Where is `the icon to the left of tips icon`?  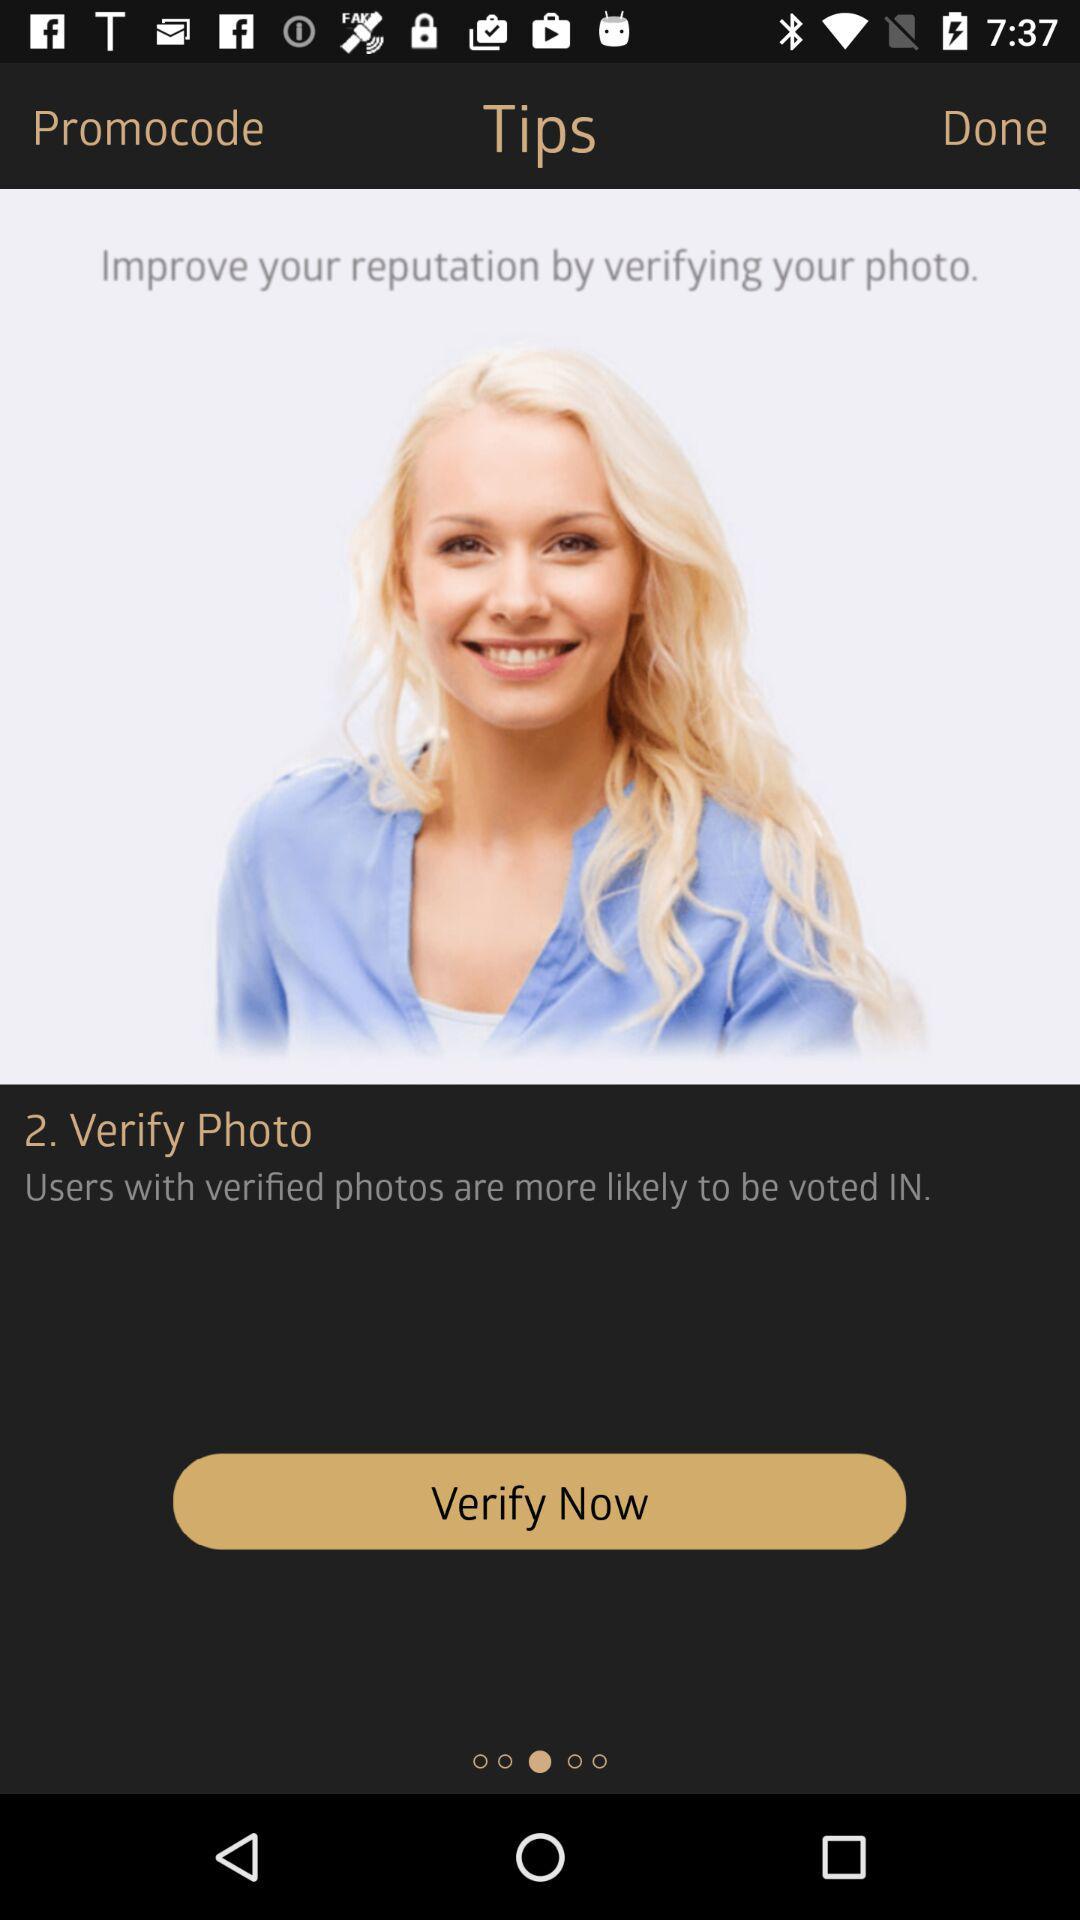
the icon to the left of tips icon is located at coordinates (132, 124).